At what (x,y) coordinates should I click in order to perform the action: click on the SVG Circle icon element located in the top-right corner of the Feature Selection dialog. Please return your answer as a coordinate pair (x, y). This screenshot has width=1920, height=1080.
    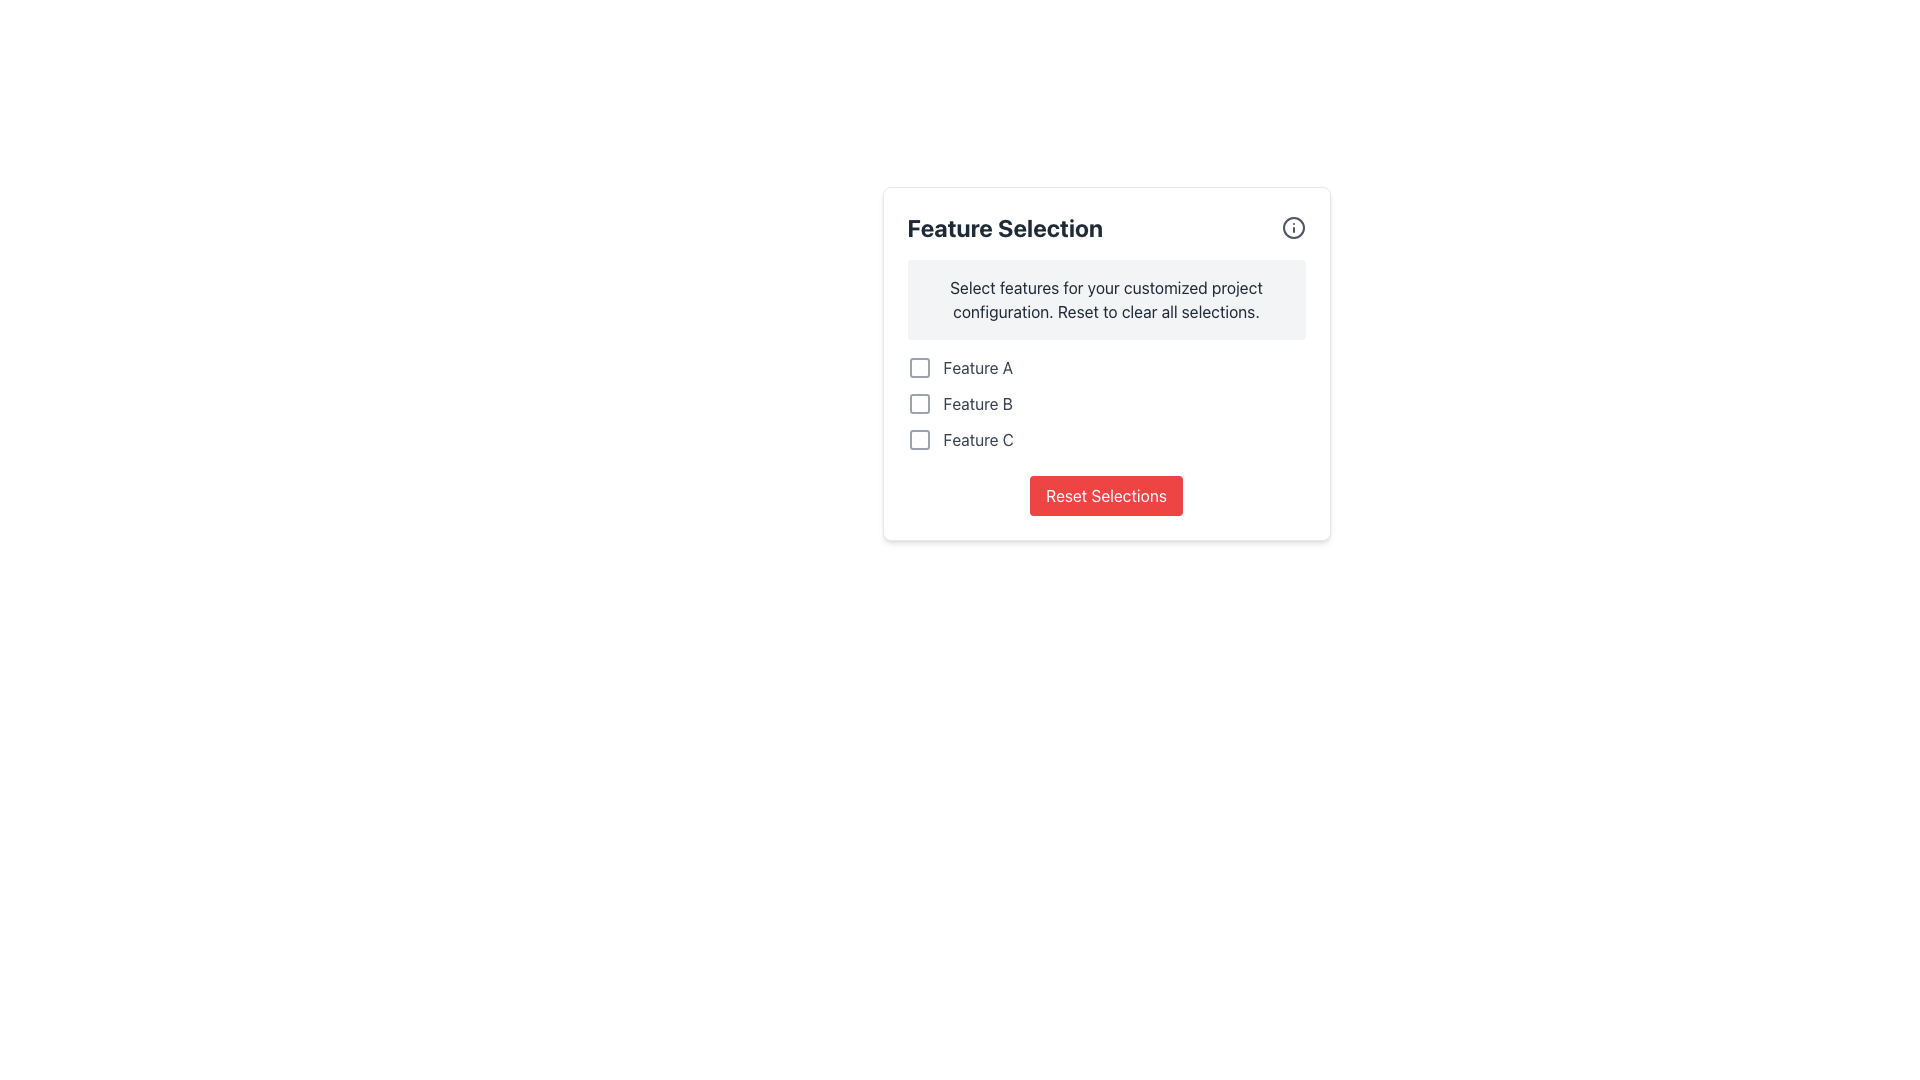
    Looking at the image, I should click on (1293, 226).